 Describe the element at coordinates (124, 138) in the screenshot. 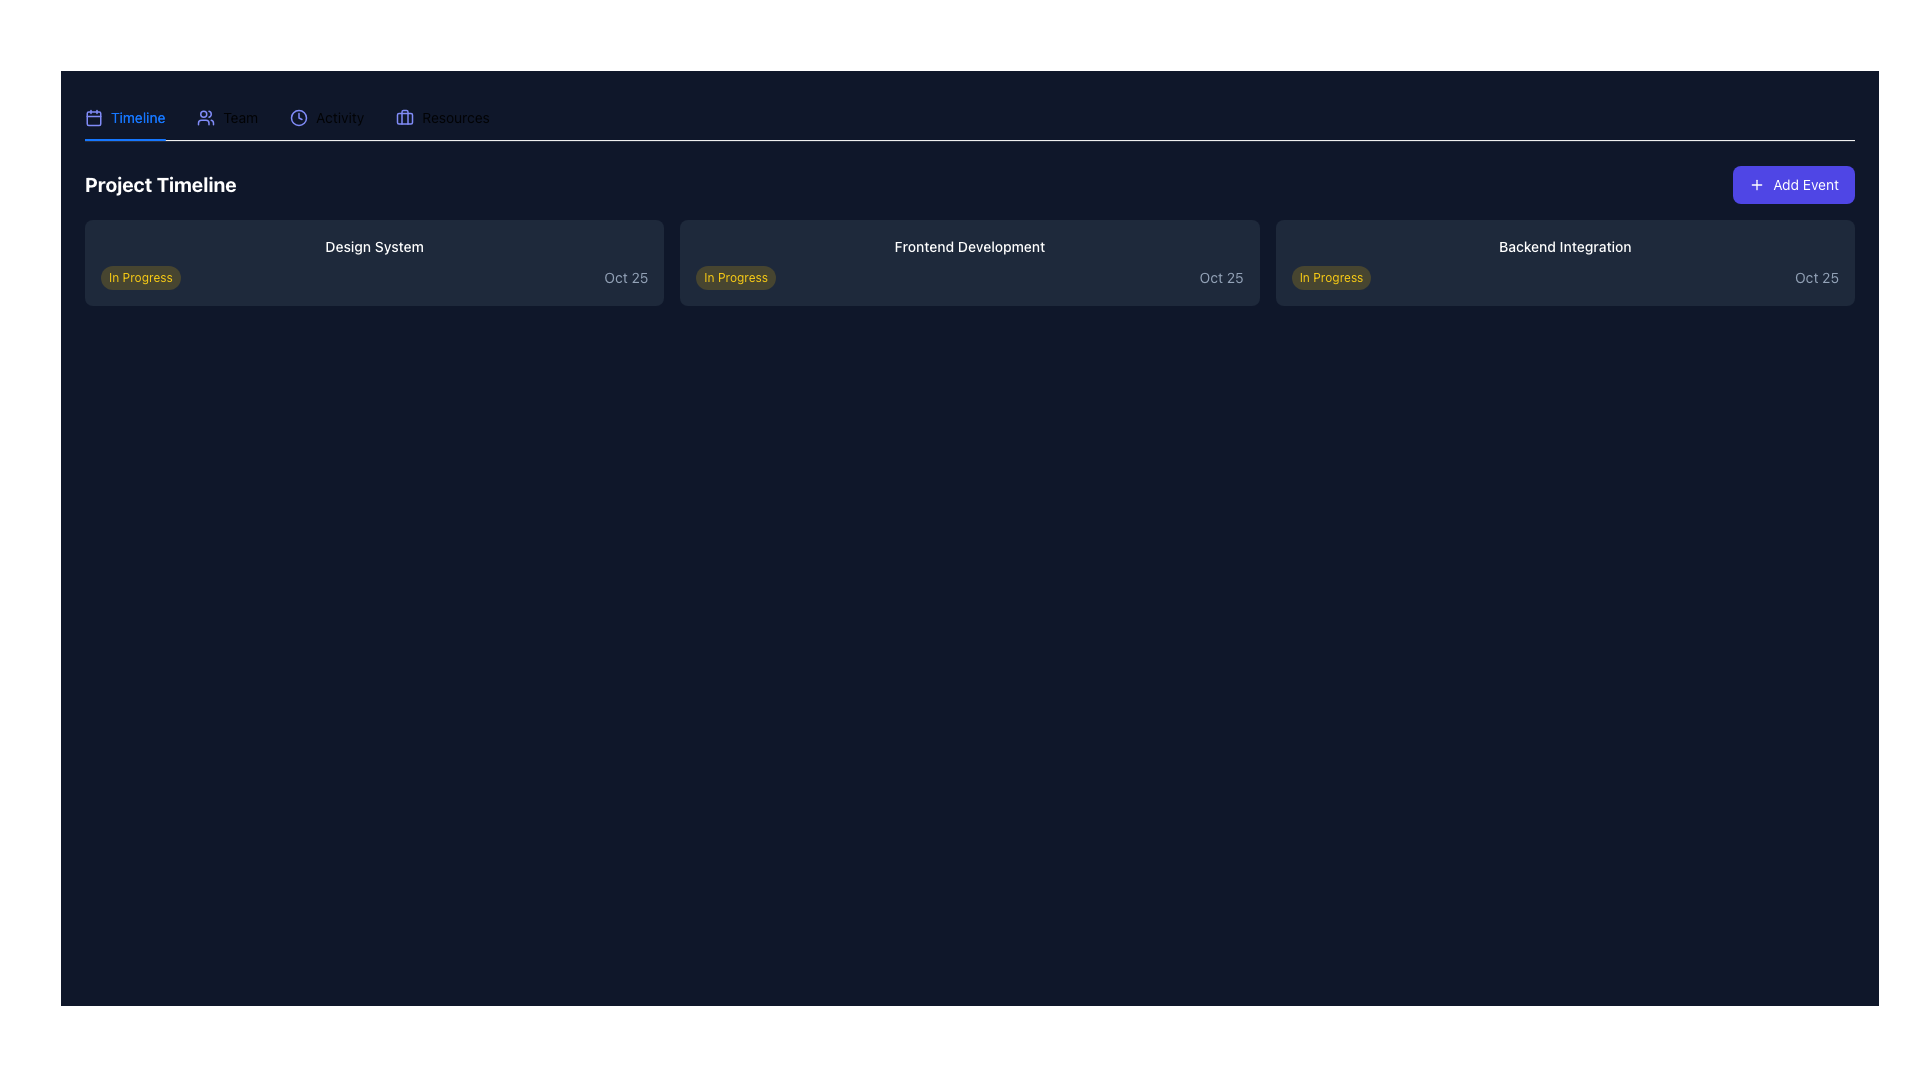

I see `the Tab indicator bar located at the bottom edge of the 'Timeline' tab, which visually highlights the active tab in the navigation bar` at that location.